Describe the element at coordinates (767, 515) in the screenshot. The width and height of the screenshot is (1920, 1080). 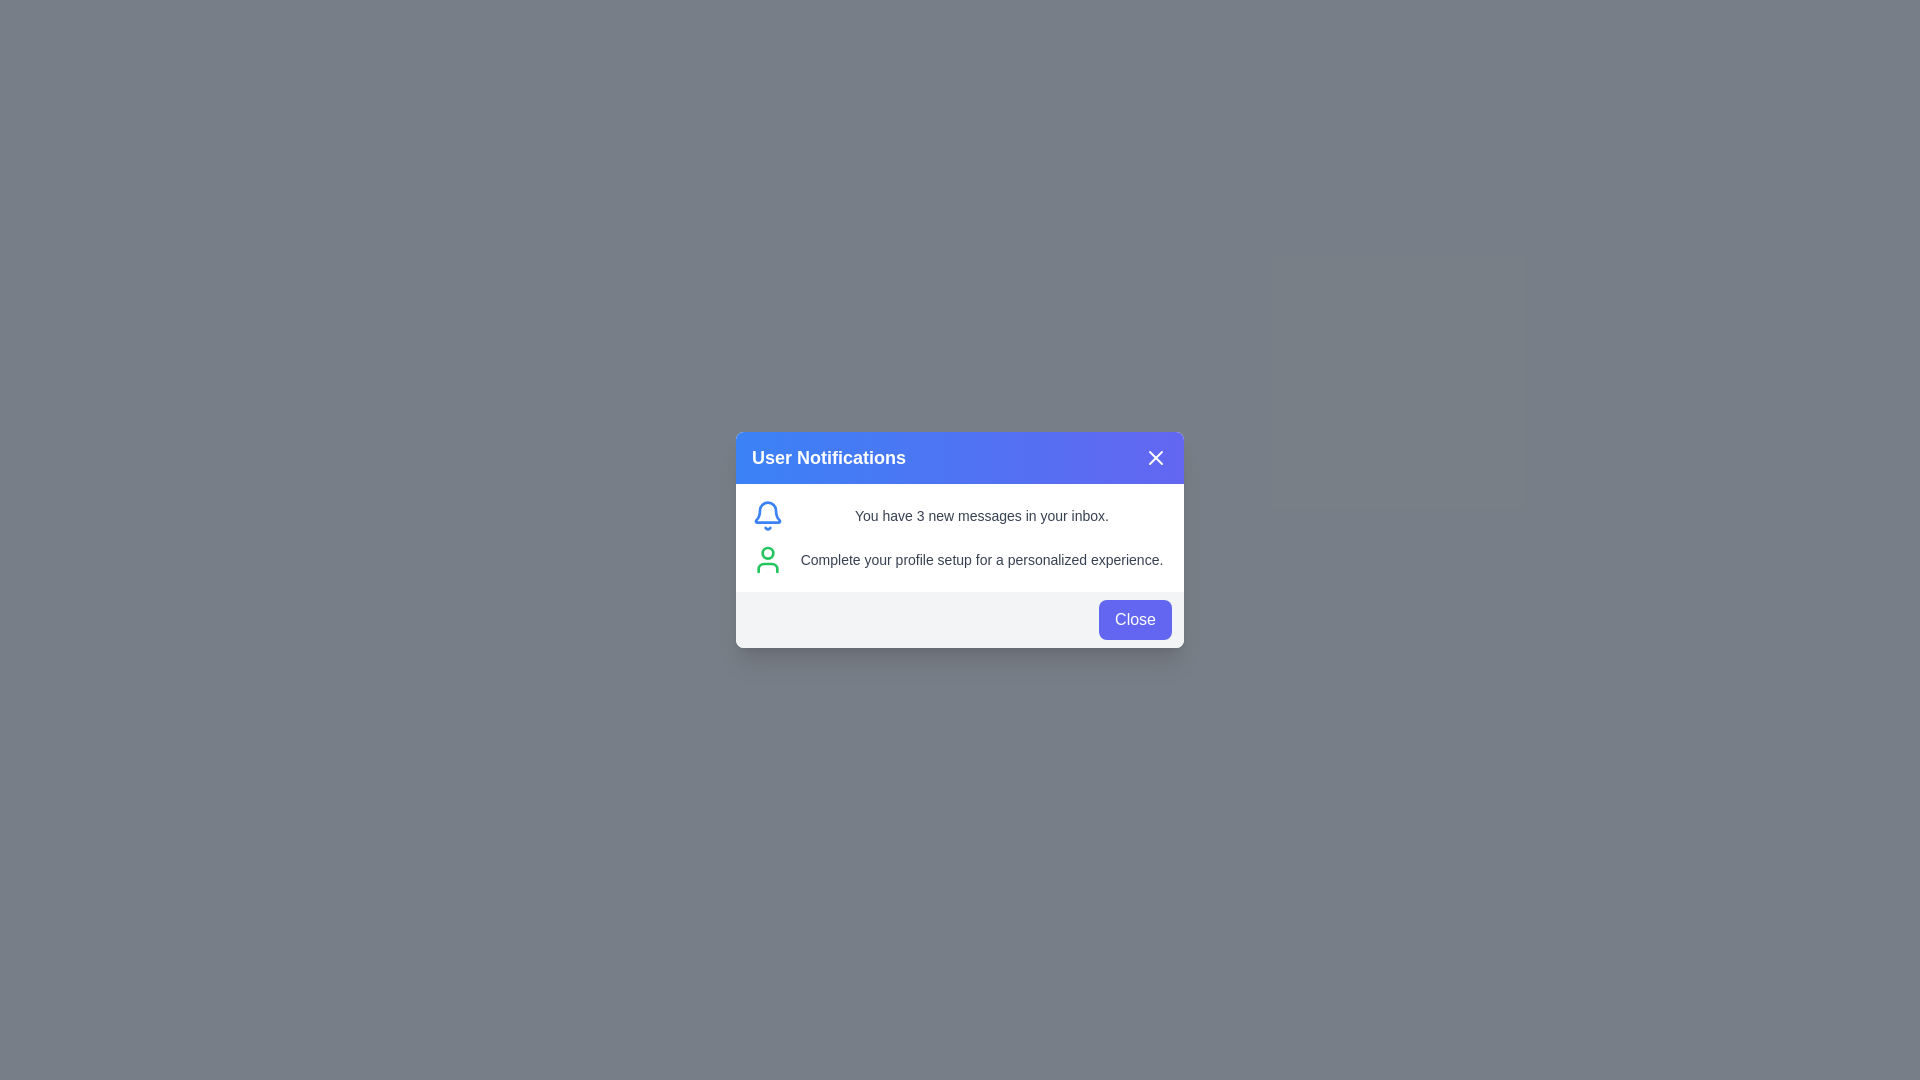
I see `the blue bell-shaped icon that is outlined and hollow, located to the left of the text 'You have 3 new messages in your inbox.'` at that location.